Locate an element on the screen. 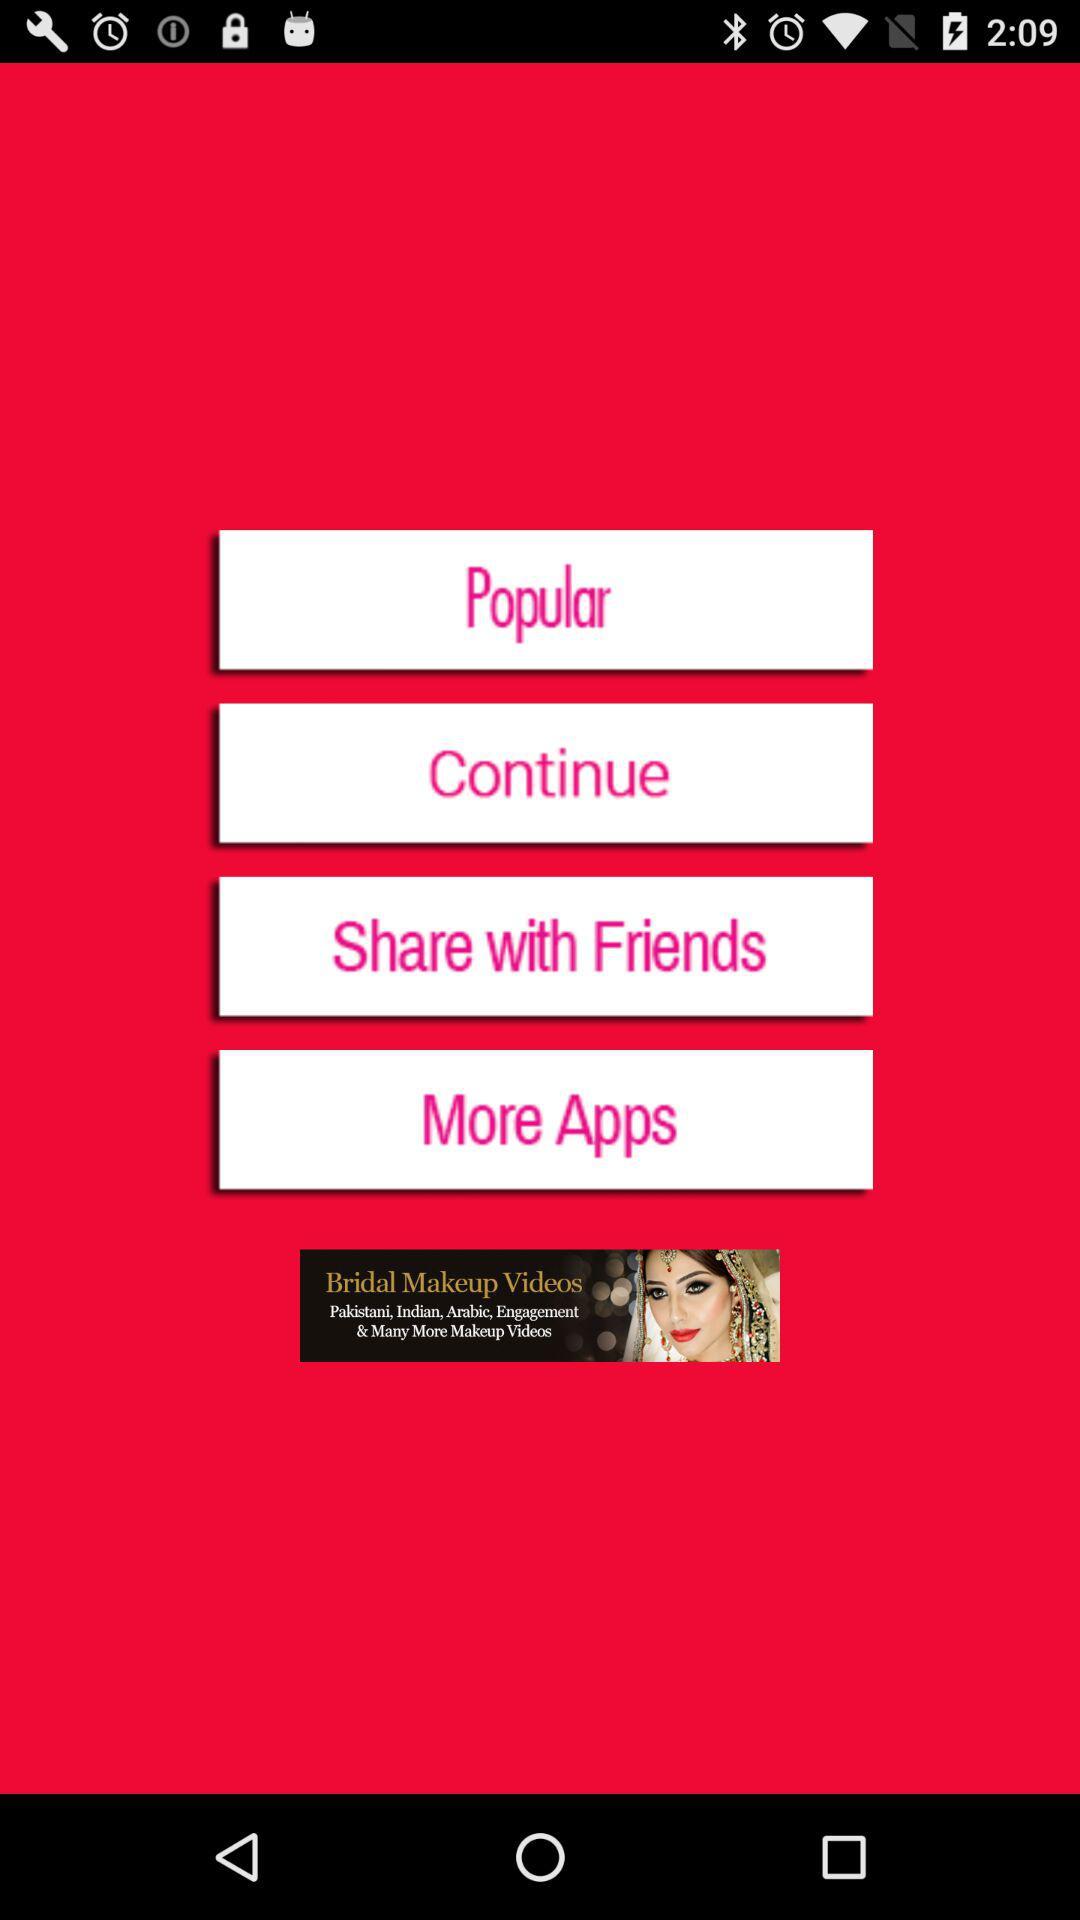 The width and height of the screenshot is (1080, 1920). open more apps is located at coordinates (538, 1126).